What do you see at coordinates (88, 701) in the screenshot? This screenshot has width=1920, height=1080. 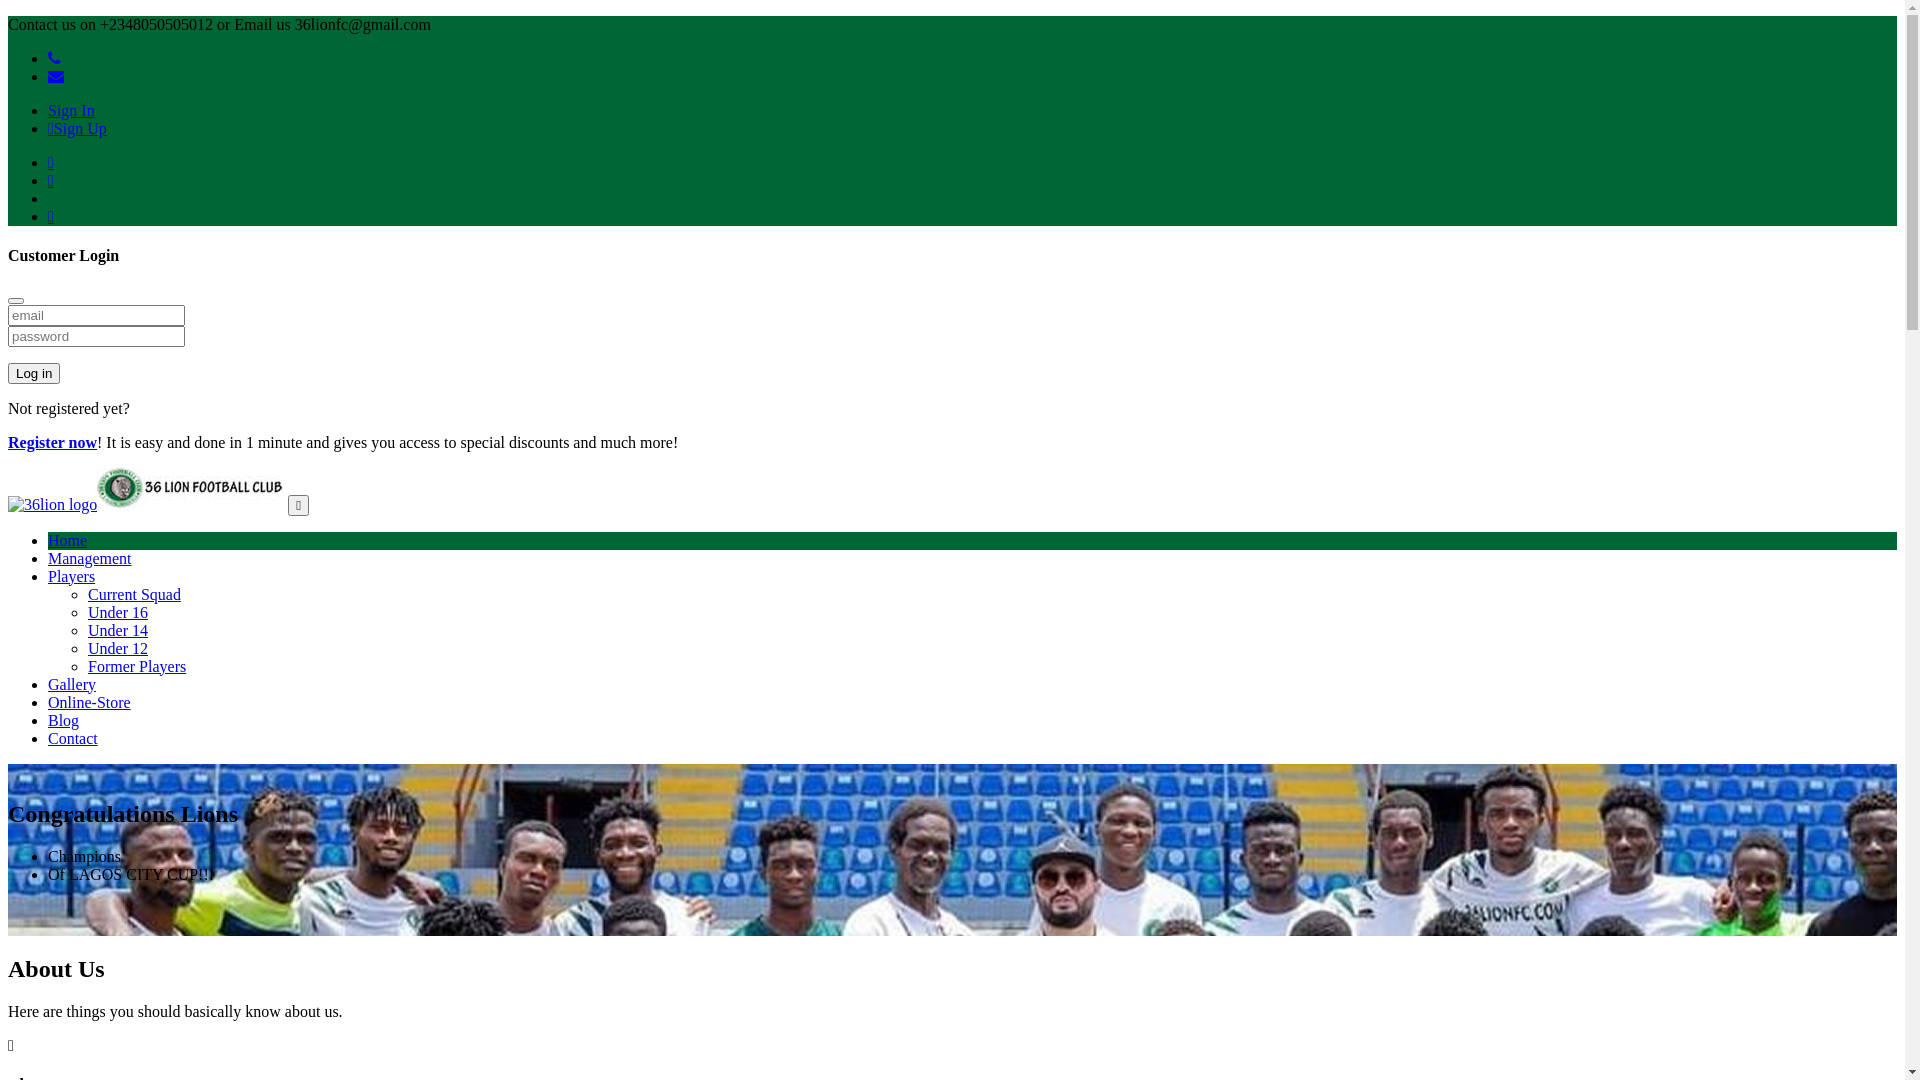 I see `'Online-Store'` at bounding box center [88, 701].